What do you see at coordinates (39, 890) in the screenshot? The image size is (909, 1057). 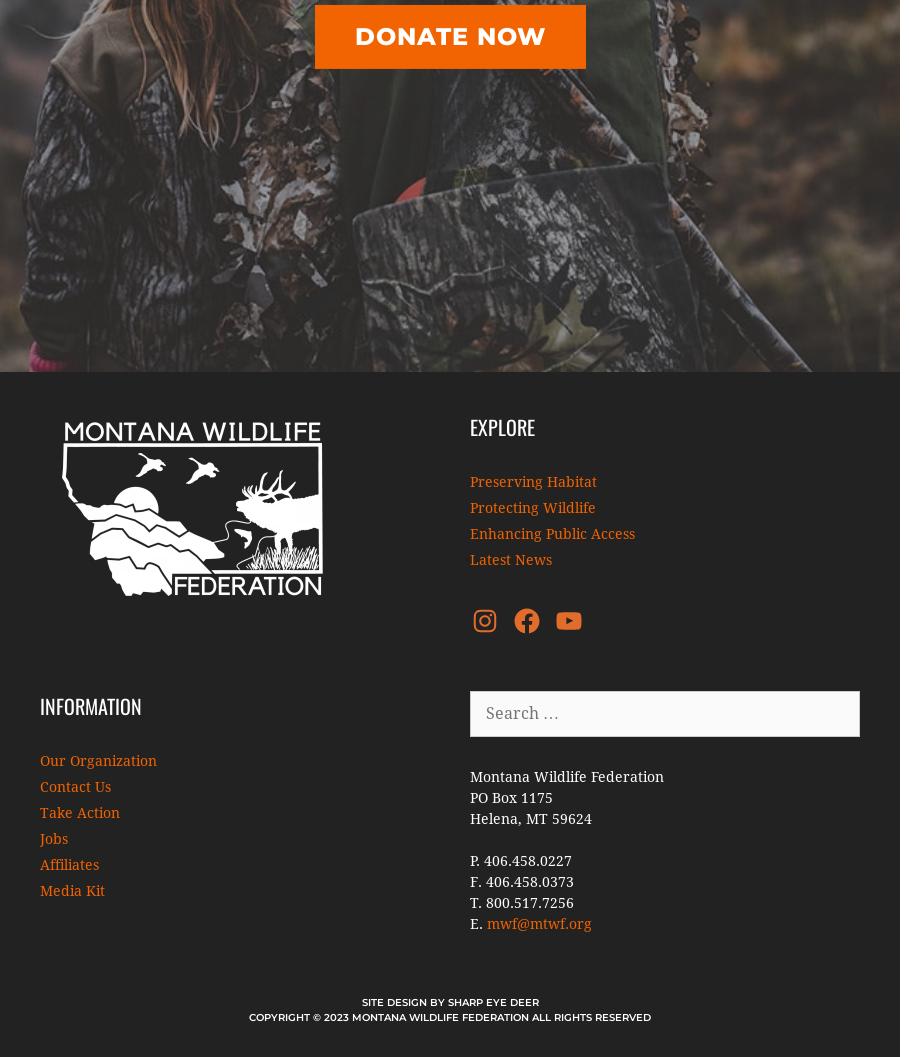 I see `'Media Kit'` at bounding box center [39, 890].